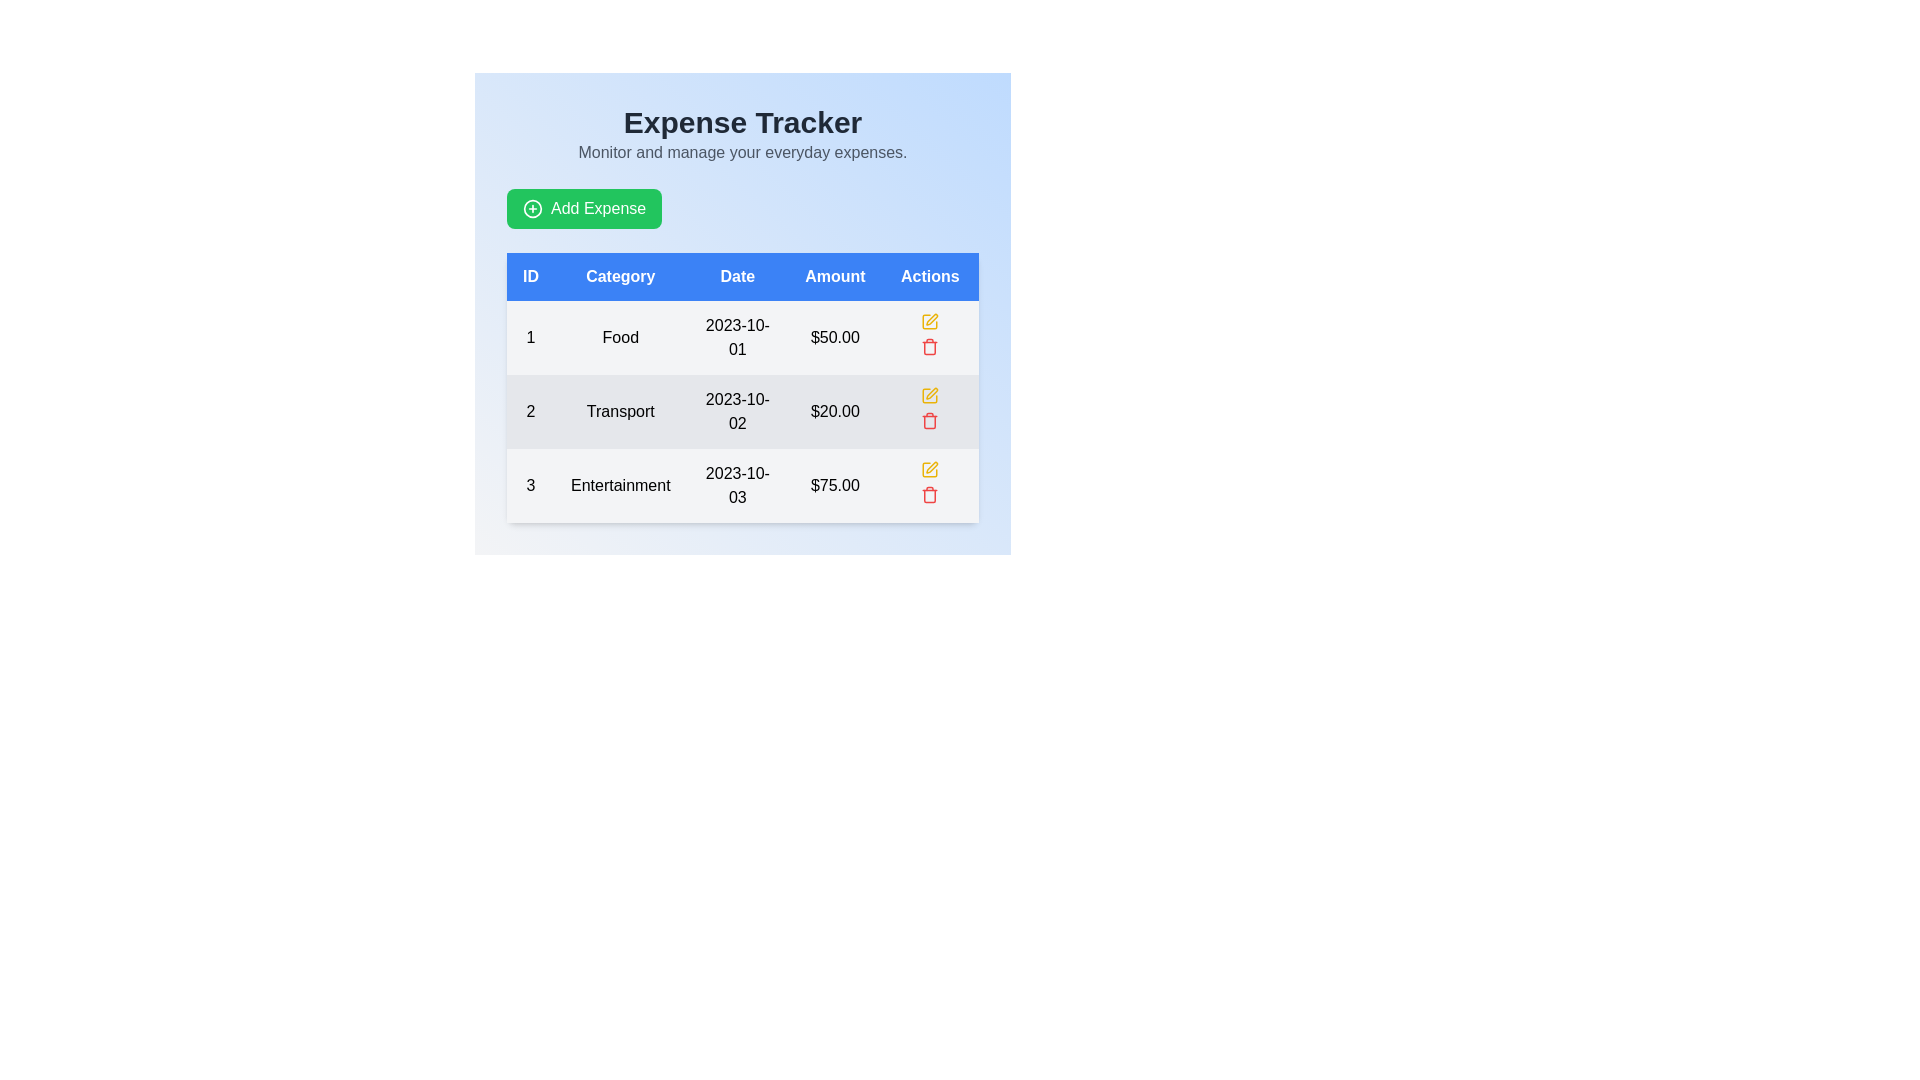 This screenshot has height=1080, width=1920. What do you see at coordinates (835, 486) in the screenshot?
I see `the Label or Text Display showing the amount of $75.00 for the 'Entertainment' expense entry from October 3, 2023, located in the fourth column of the third row in the table` at bounding box center [835, 486].